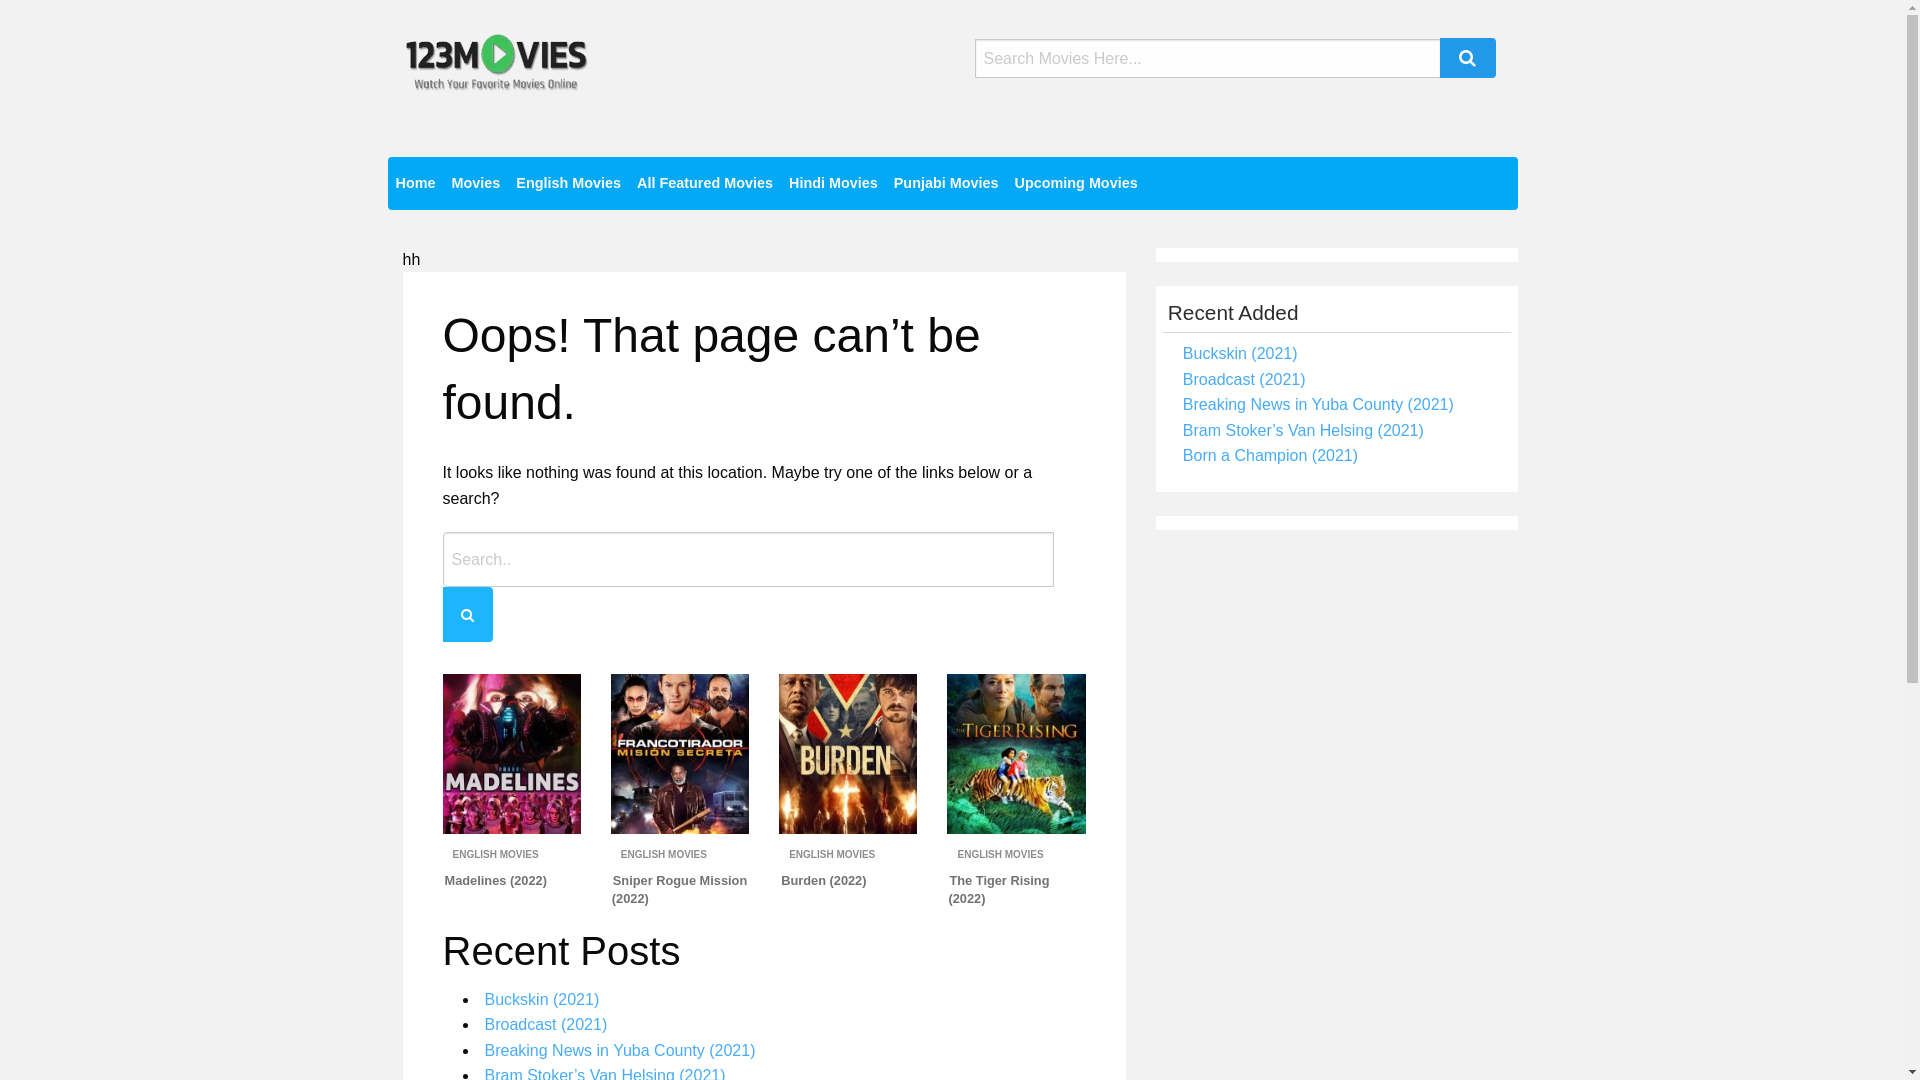  Describe the element at coordinates (1468, 56) in the screenshot. I see `'Search'` at that location.